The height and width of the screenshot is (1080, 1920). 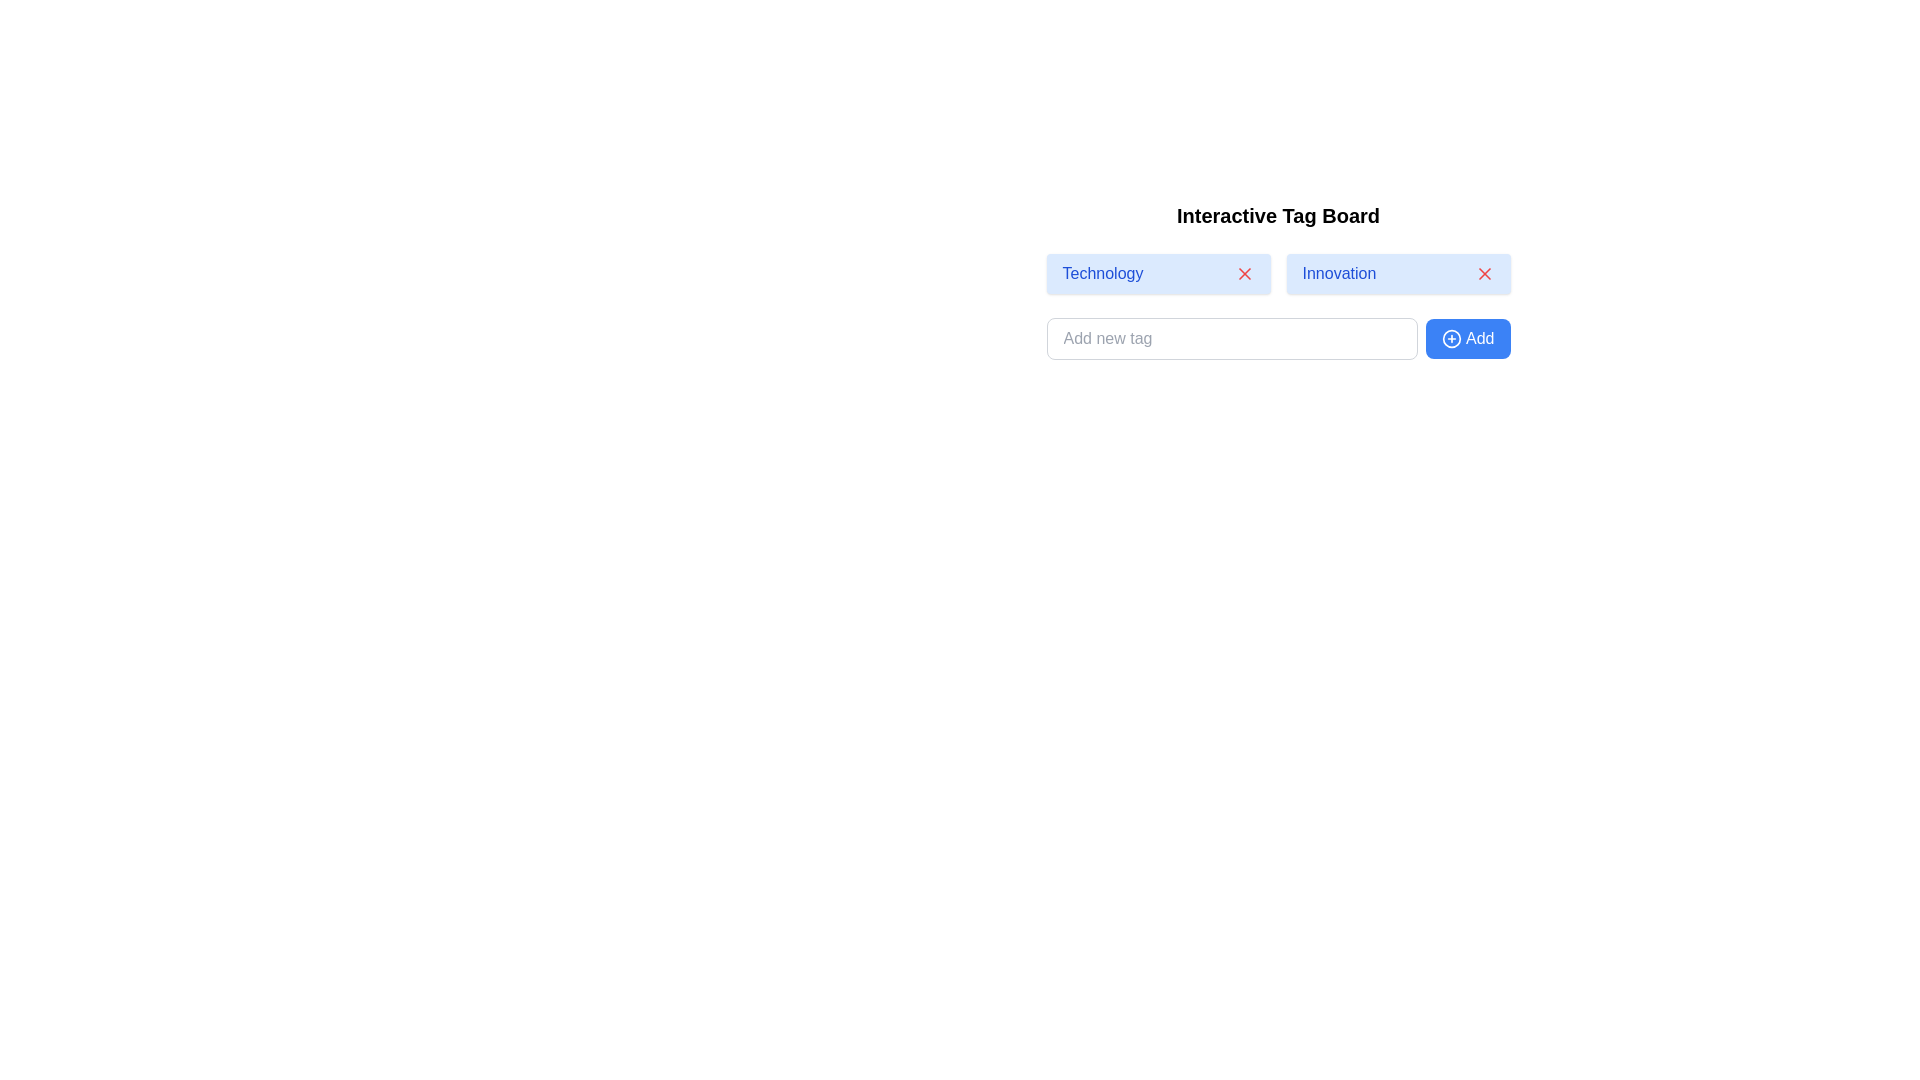 I want to click on the blue button with rounded corners that has a white plus icon and the text 'Add' to the right of the 'Add new tag' input field, so click(x=1468, y=338).